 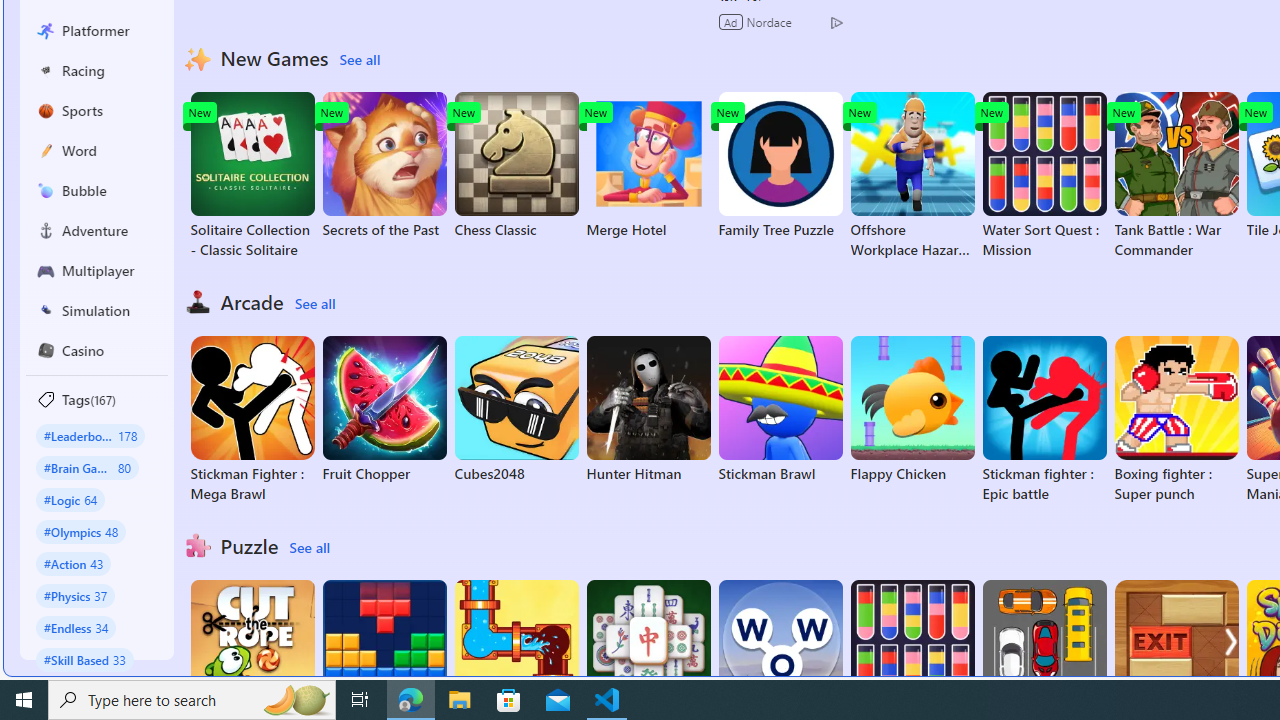 What do you see at coordinates (71, 498) in the screenshot?
I see `'#Logic 64'` at bounding box center [71, 498].